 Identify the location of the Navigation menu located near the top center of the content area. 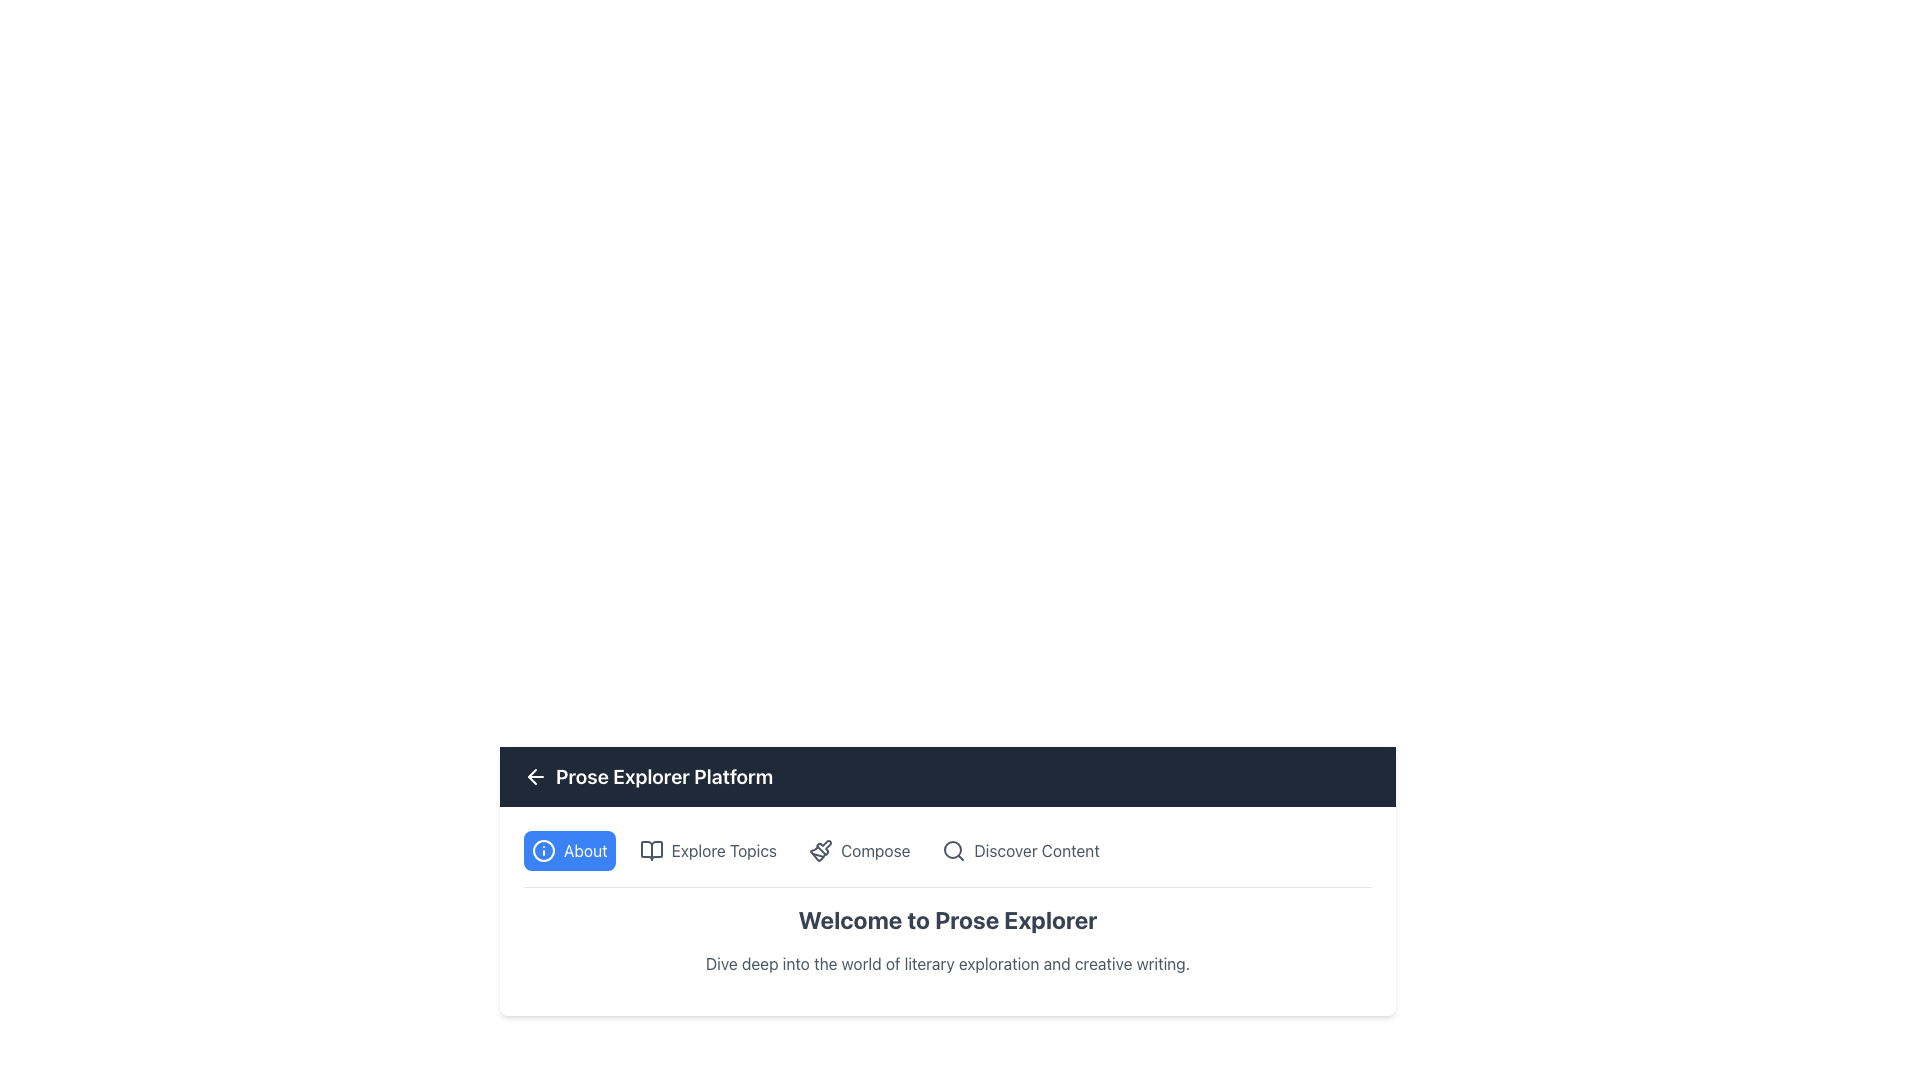
(947, 858).